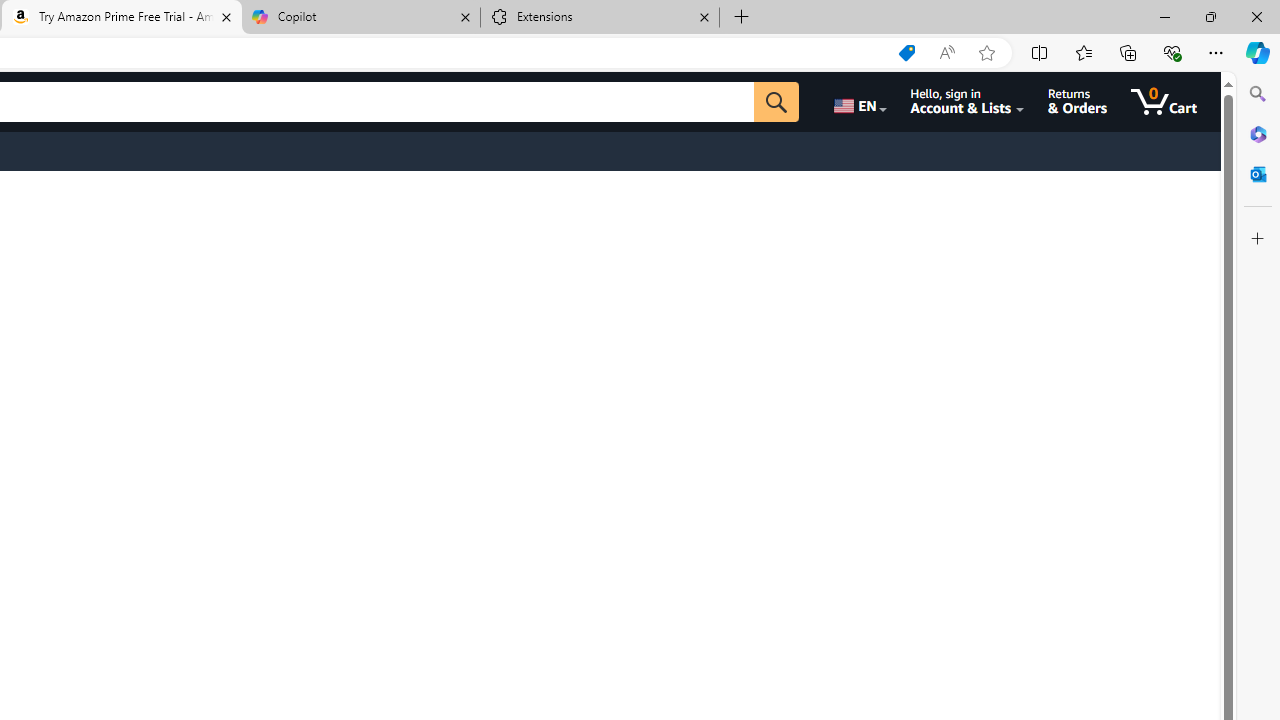 The image size is (1280, 720). Describe the element at coordinates (1257, 238) in the screenshot. I see `'Customize'` at that location.